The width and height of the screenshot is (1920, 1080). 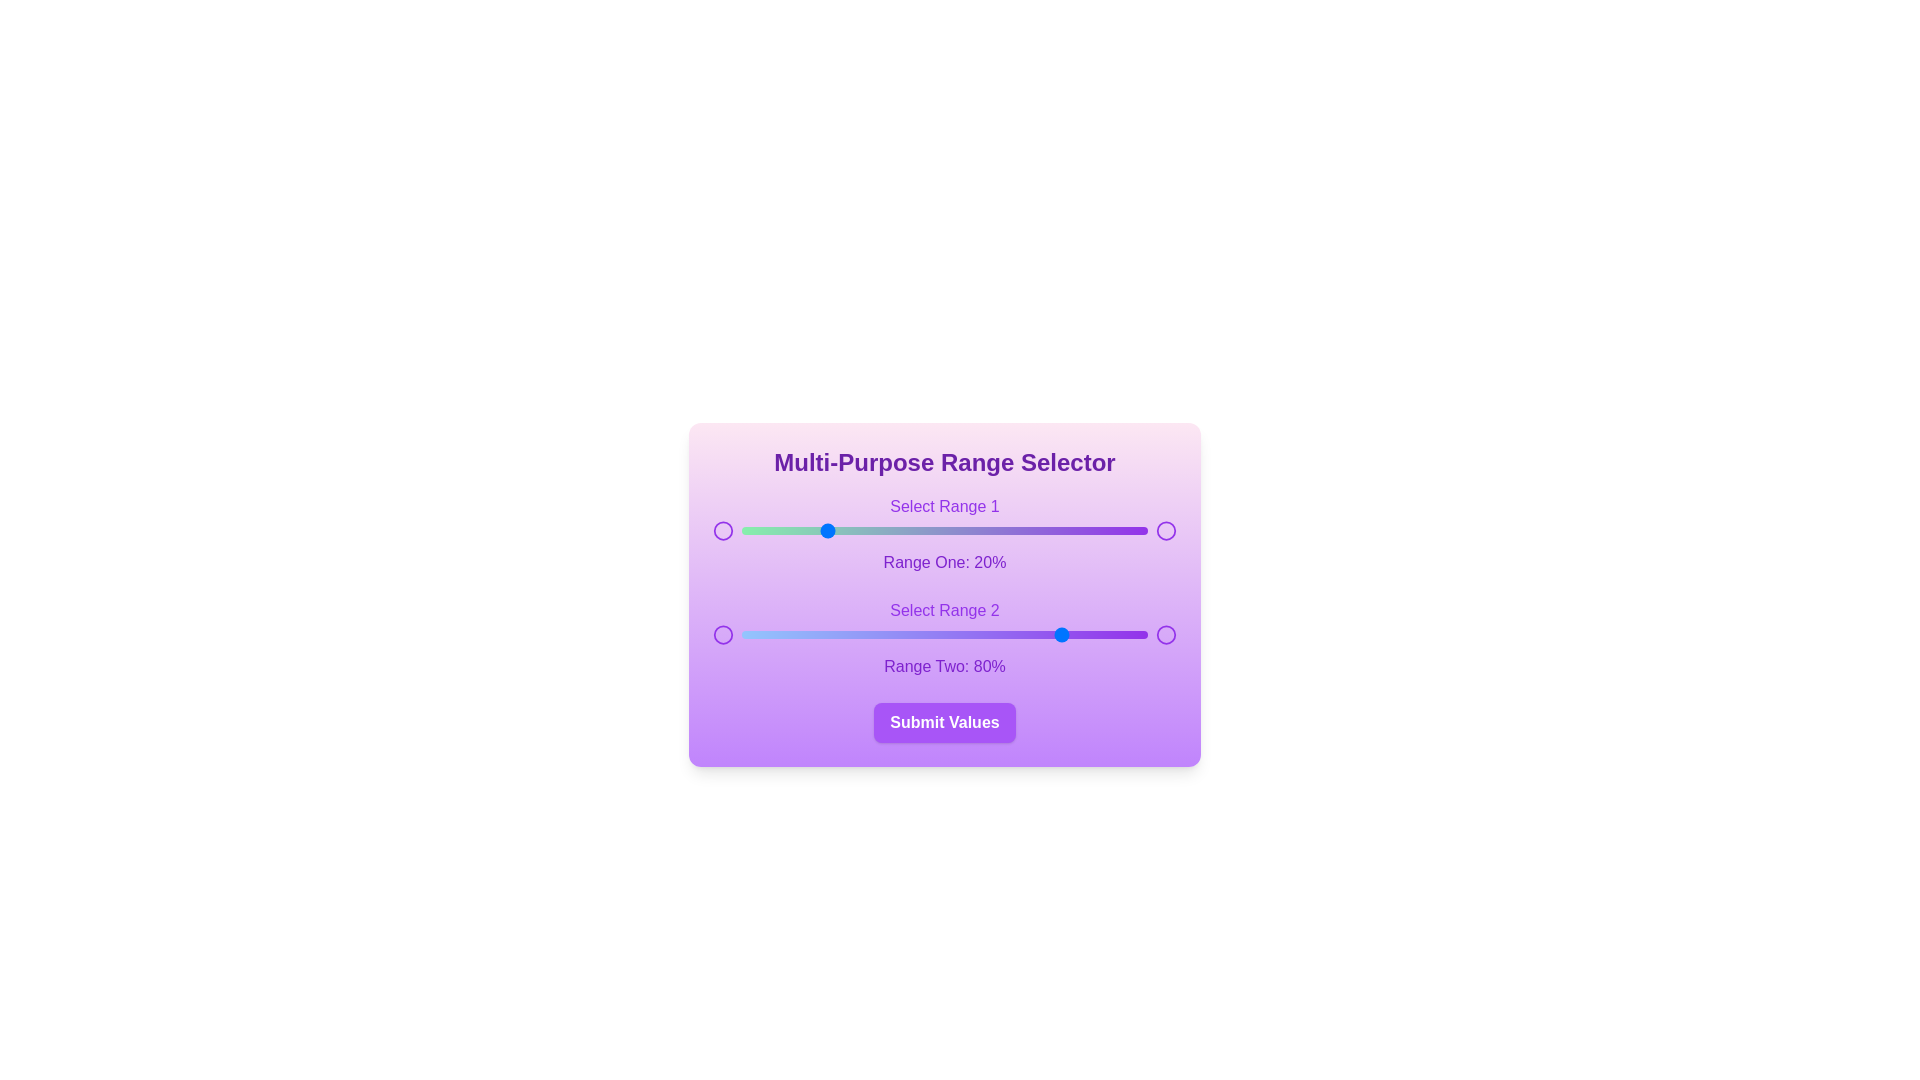 What do you see at coordinates (1090, 530) in the screenshot?
I see `the slider handle to set the value to 86% for the selected range` at bounding box center [1090, 530].